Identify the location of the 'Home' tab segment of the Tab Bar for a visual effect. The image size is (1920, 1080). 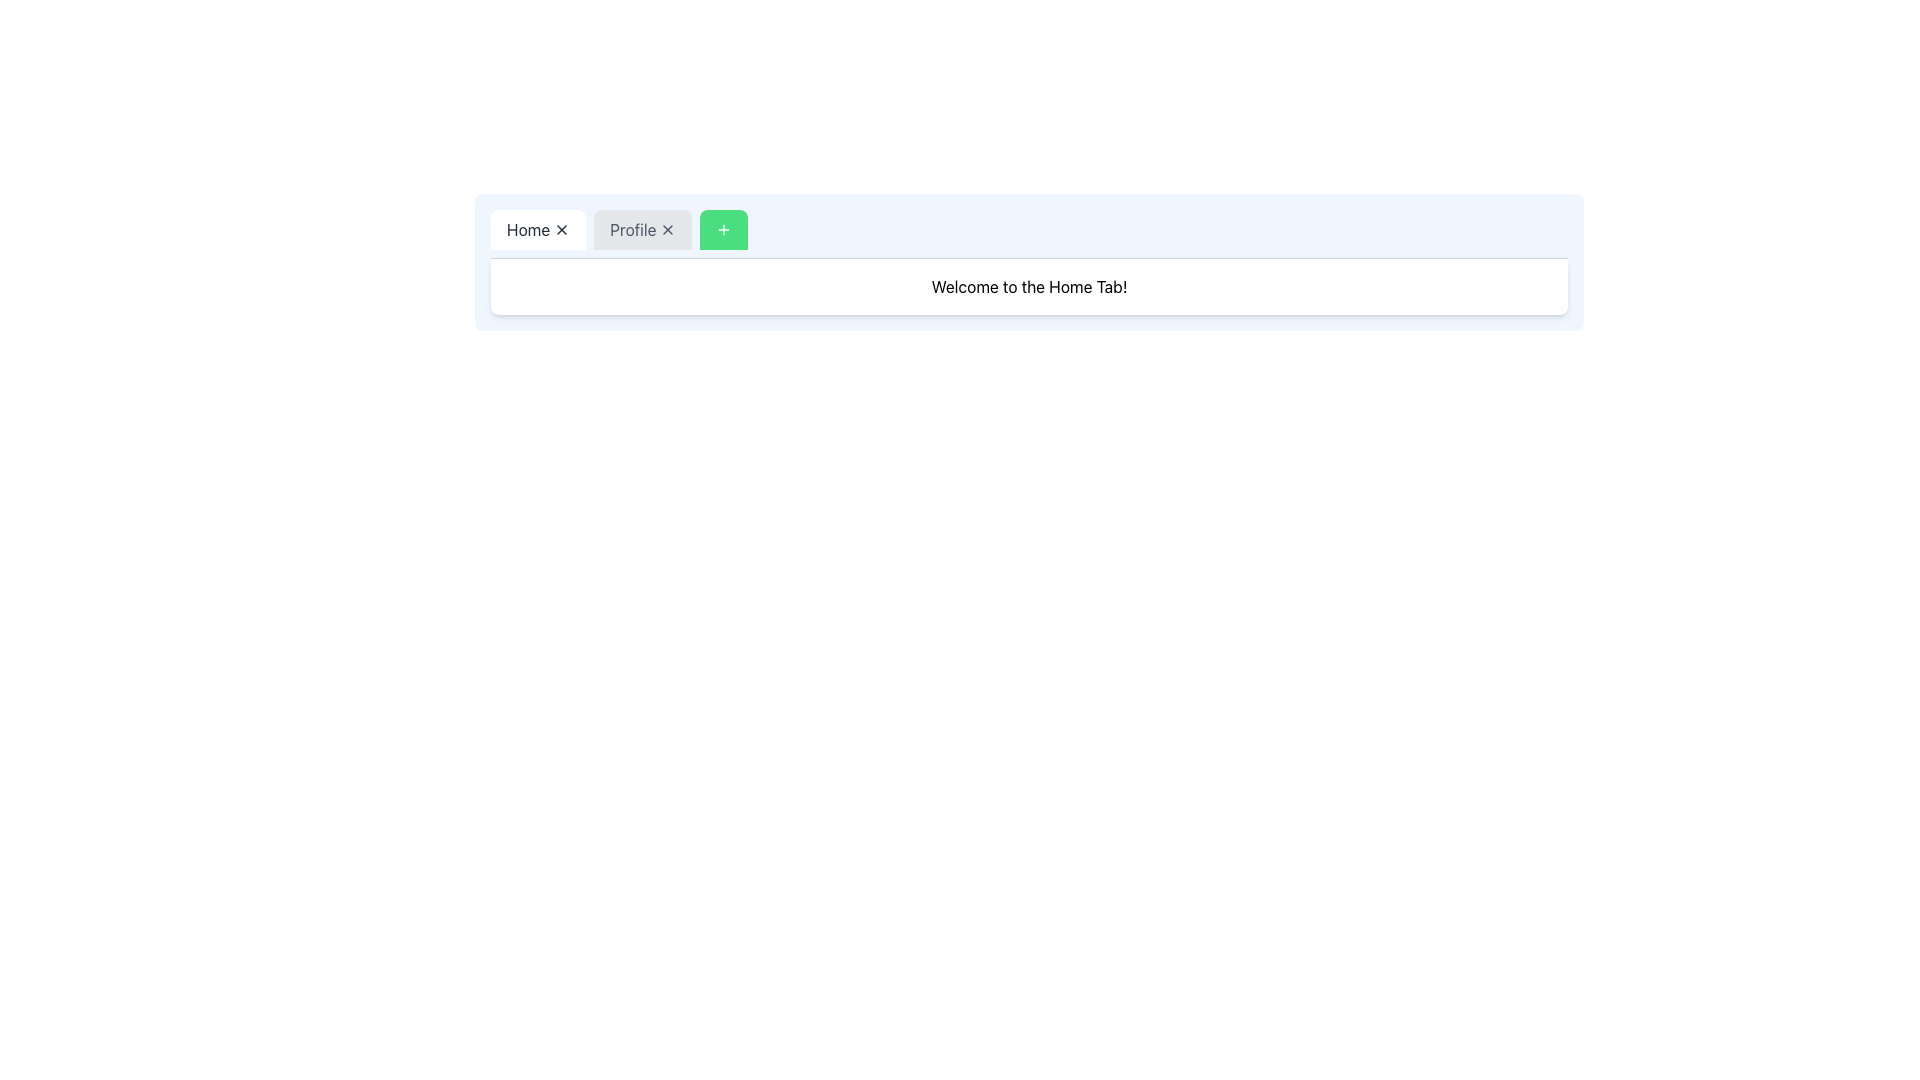
(1029, 233).